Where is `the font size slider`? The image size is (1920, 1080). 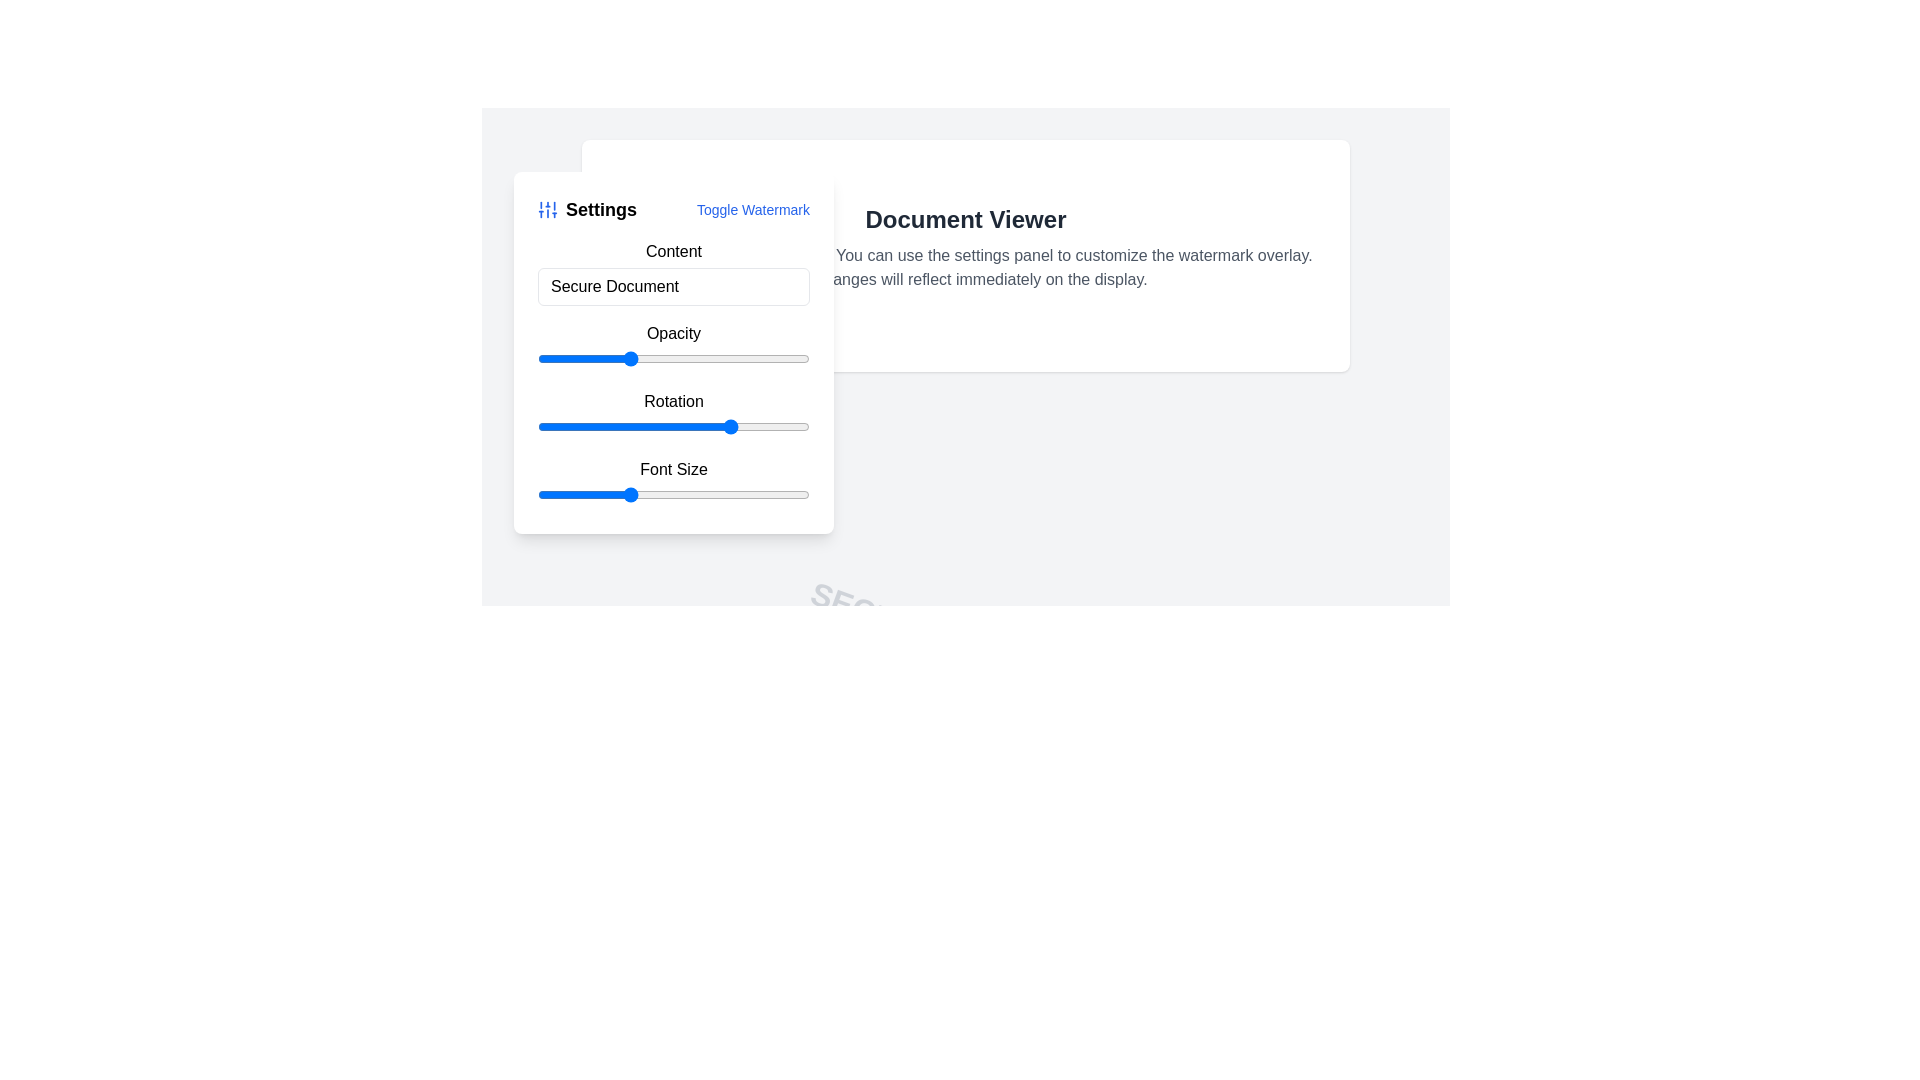
the font size slider is located at coordinates (757, 494).